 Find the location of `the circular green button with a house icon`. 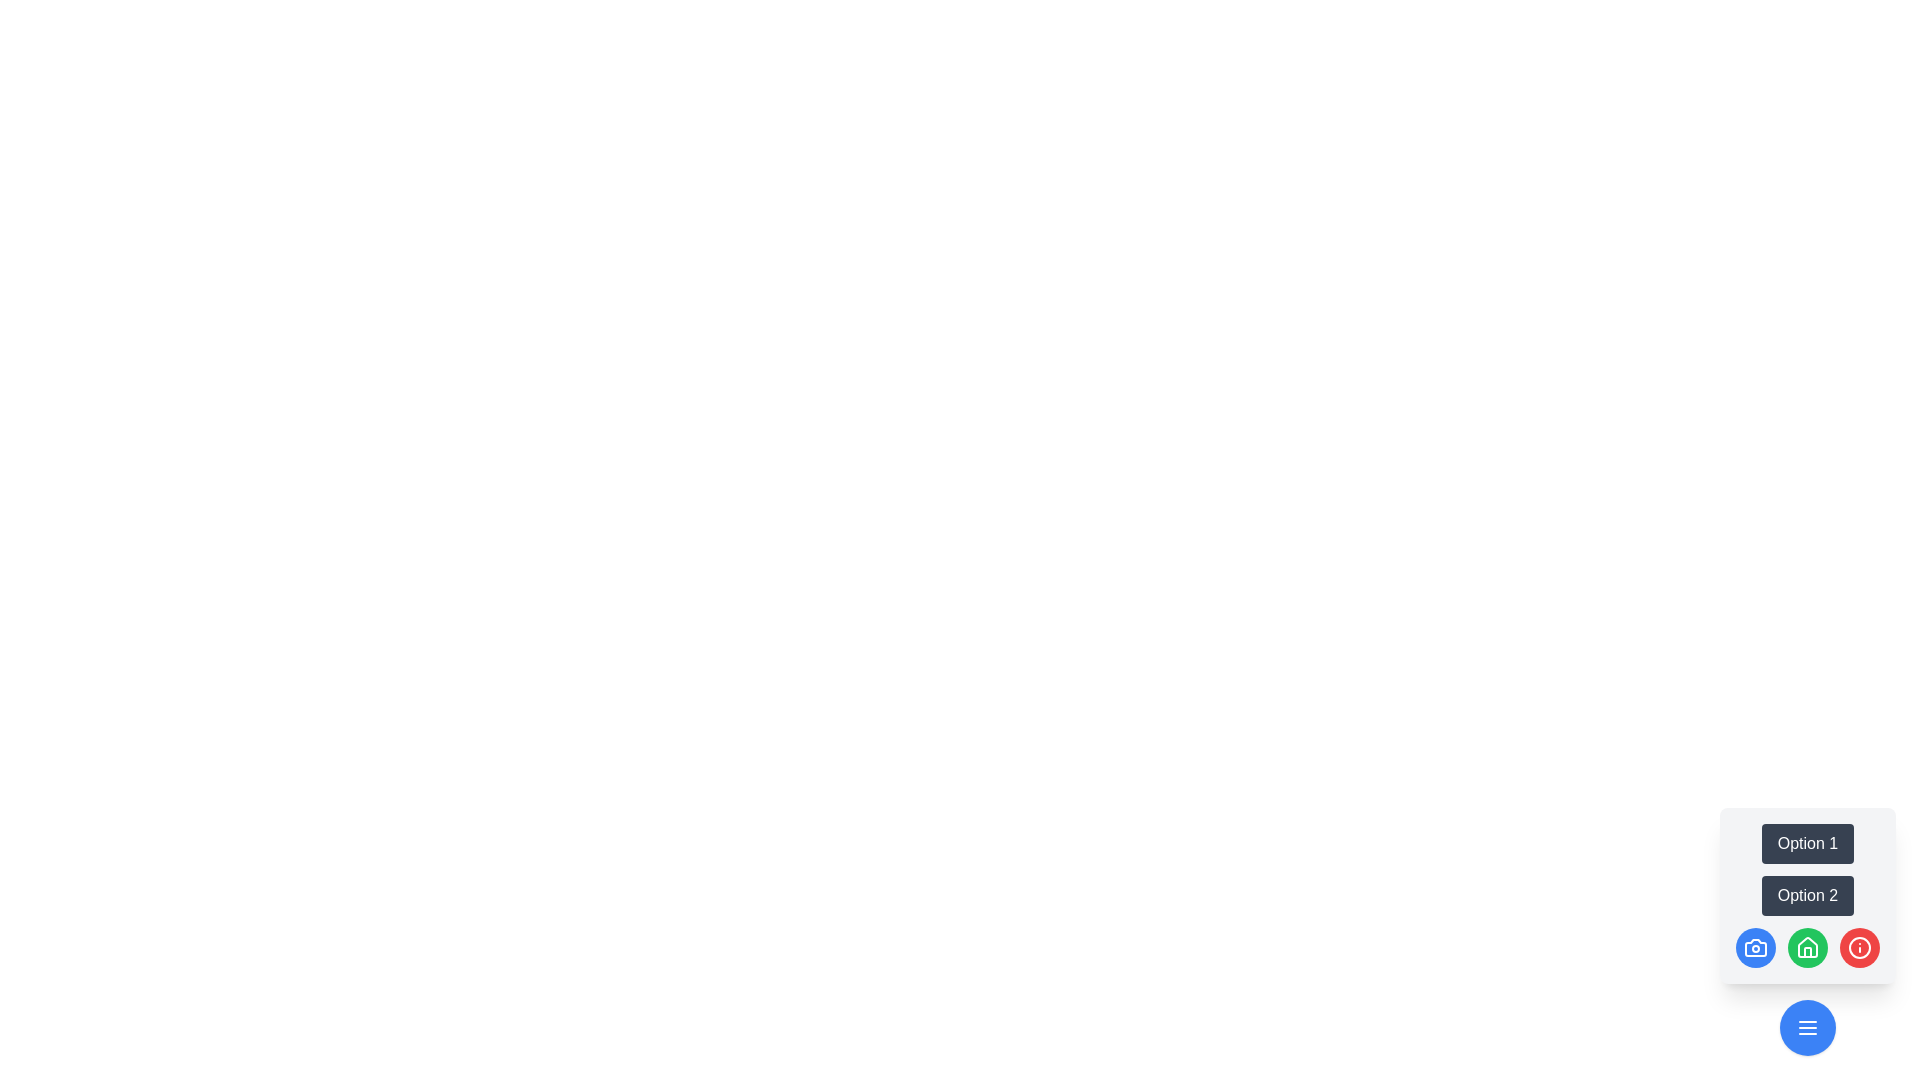

the circular green button with a house icon is located at coordinates (1808, 947).